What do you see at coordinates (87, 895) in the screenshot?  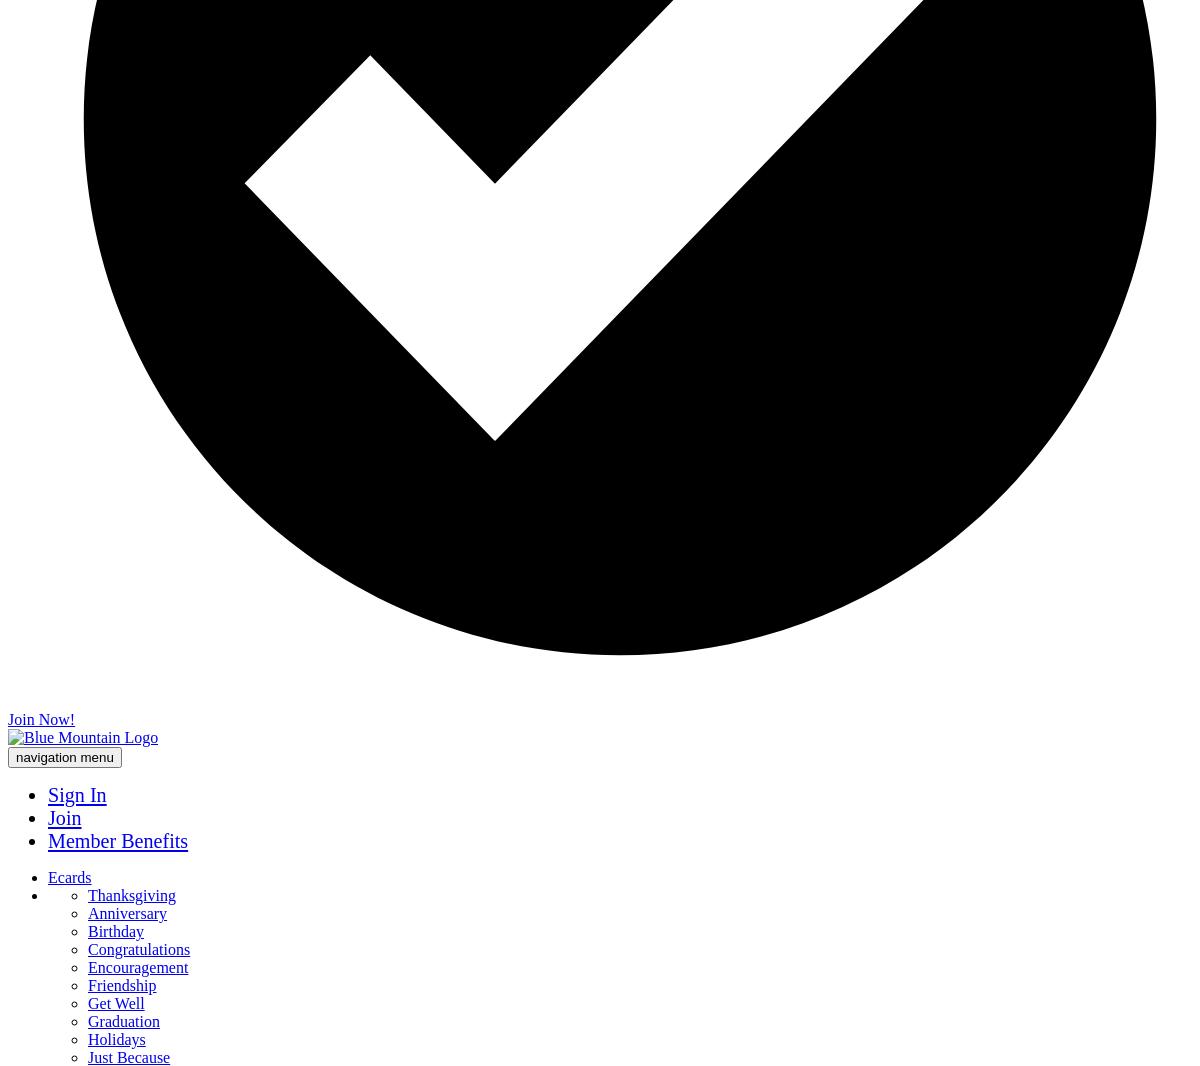 I see `'Thanksgiving'` at bounding box center [87, 895].